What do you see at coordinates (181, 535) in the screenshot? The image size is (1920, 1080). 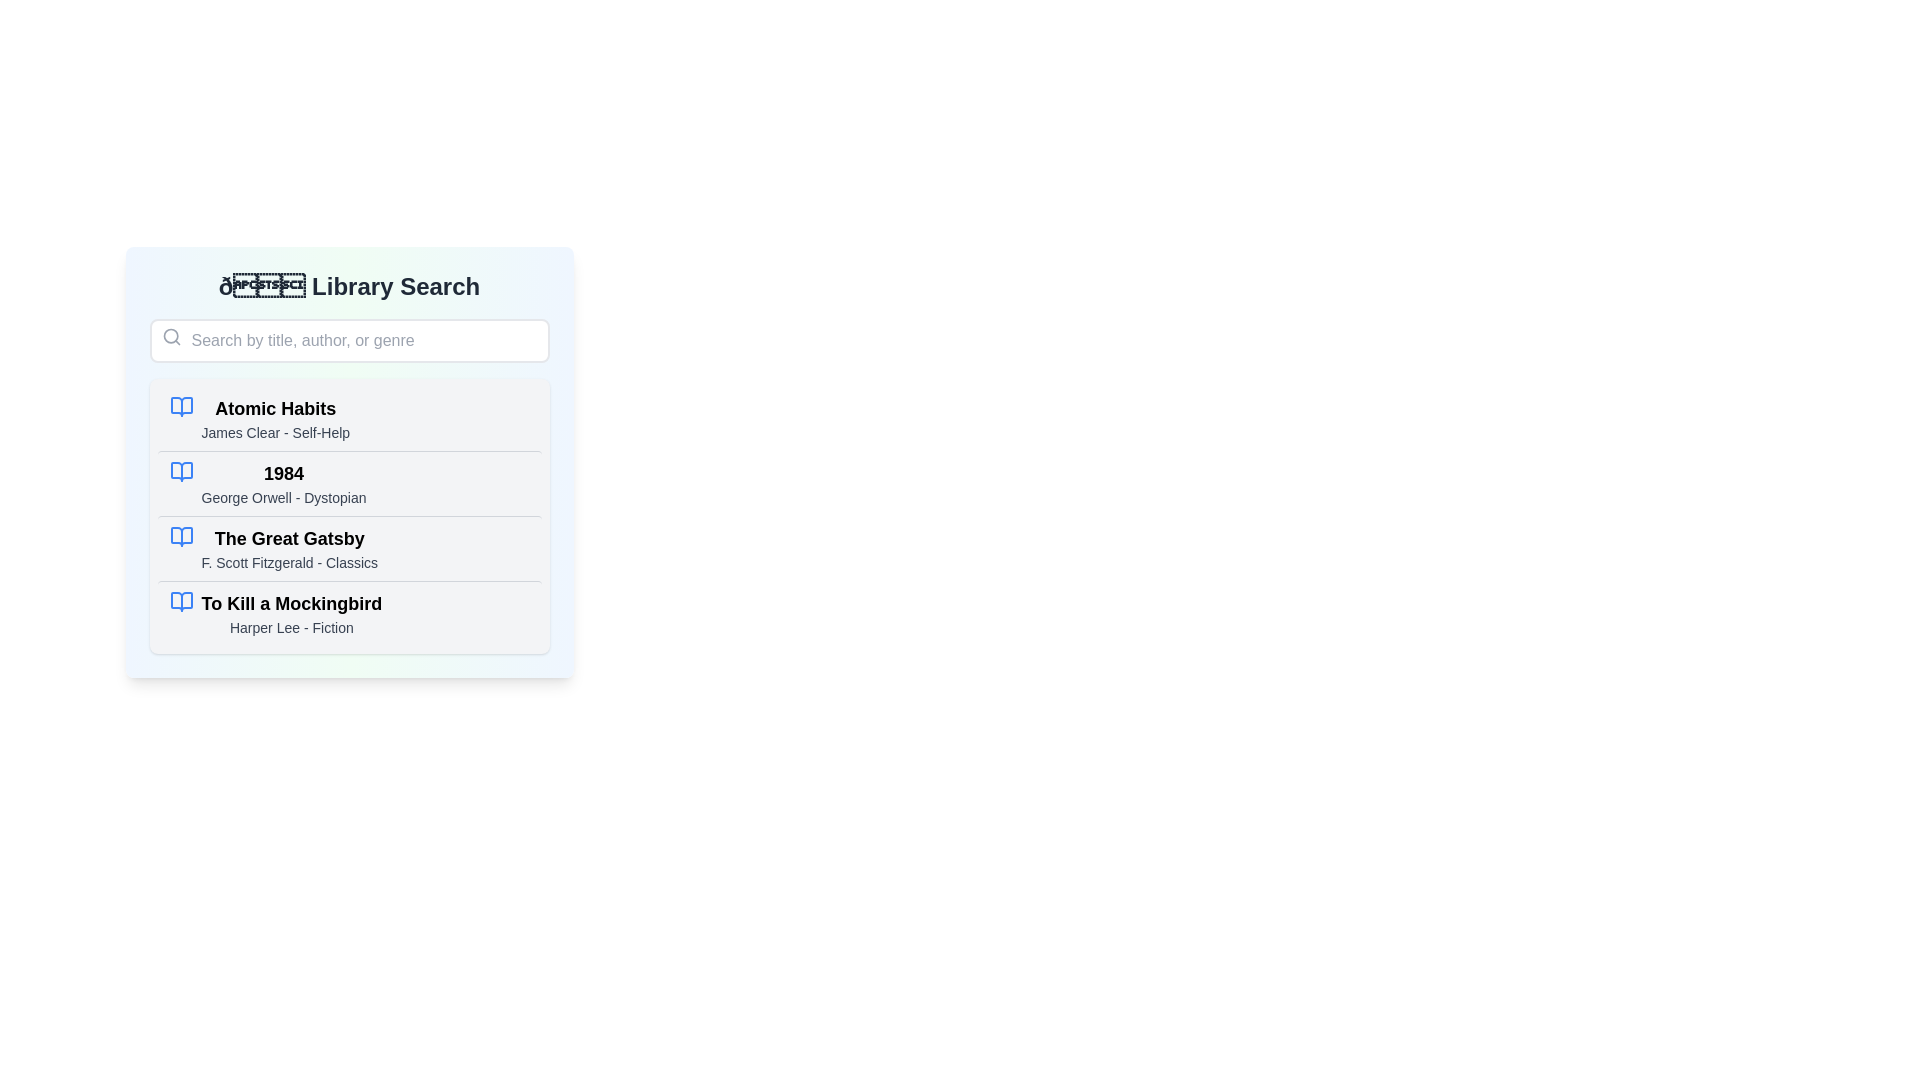 I see `the book icon representing 'The Great Gatsby', located at the left end of its row in the list` at bounding box center [181, 535].